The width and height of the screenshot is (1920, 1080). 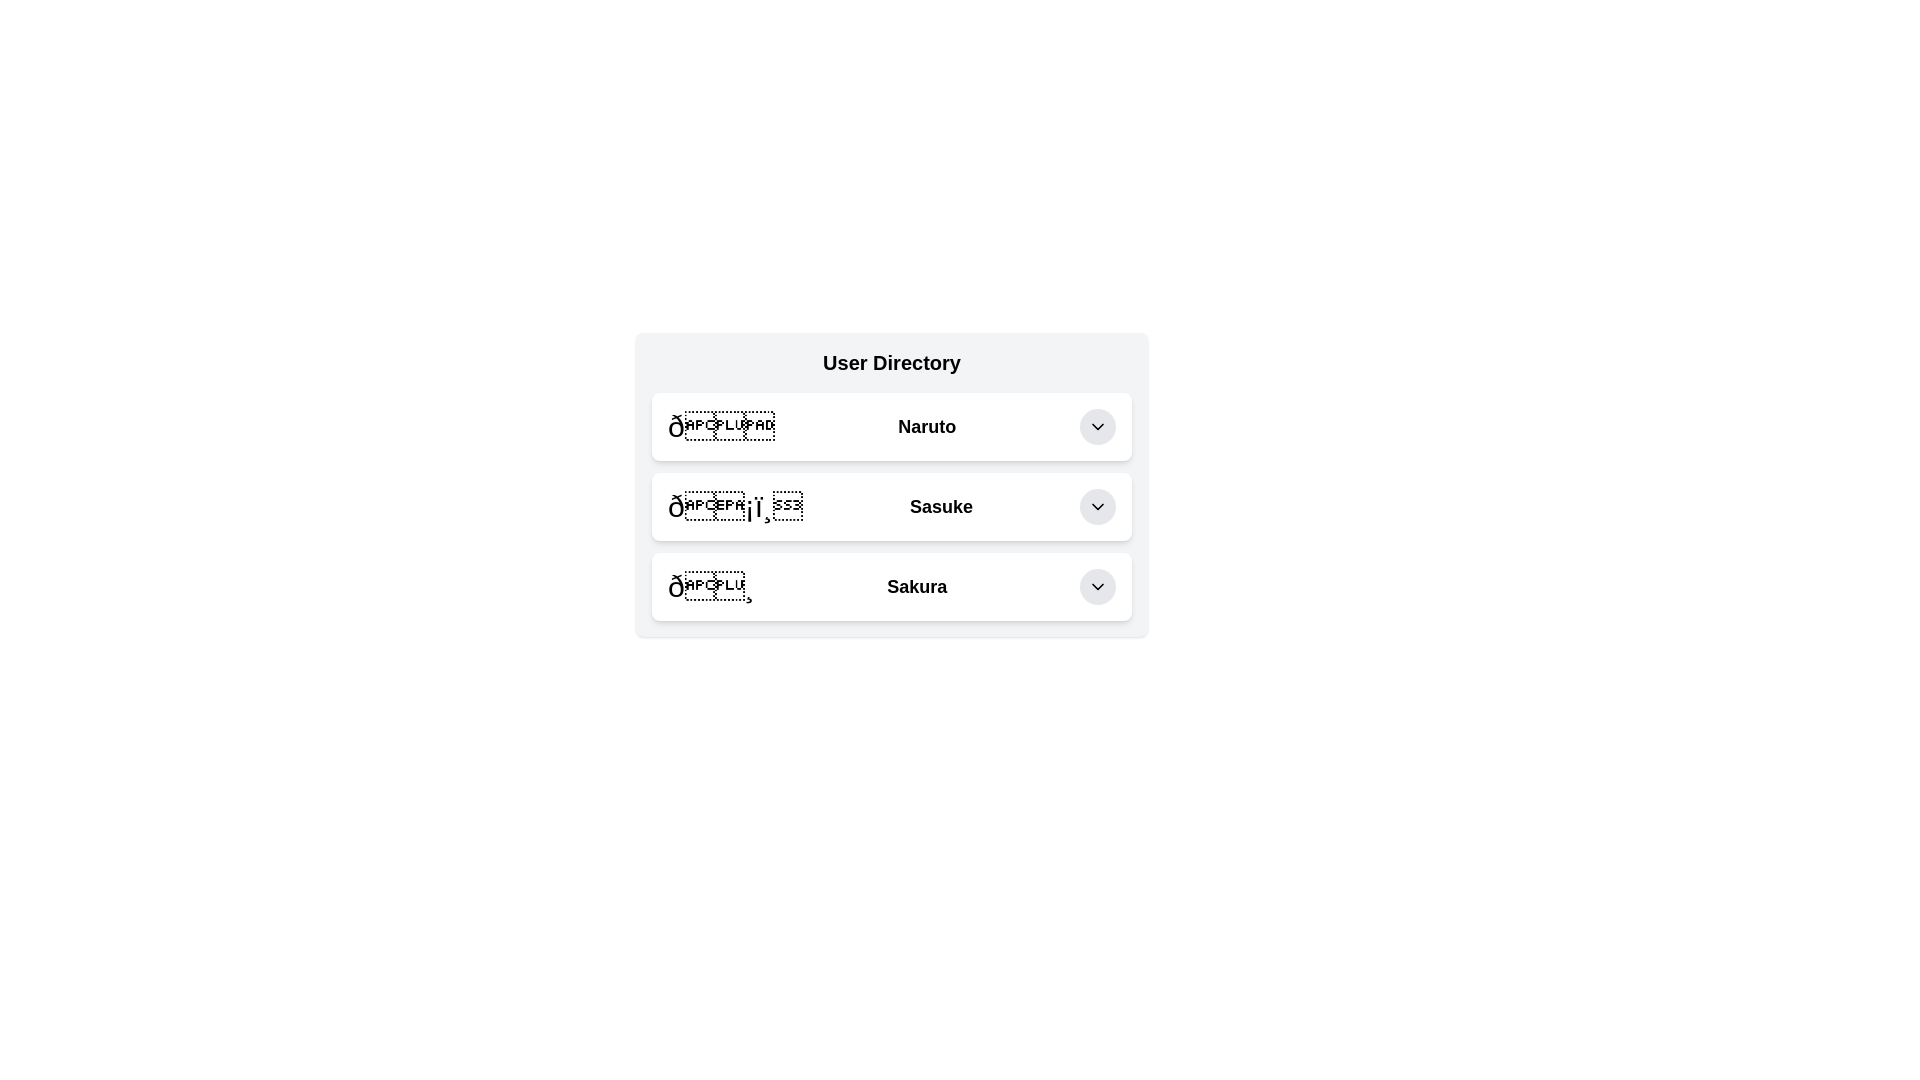 I want to click on the down-facing chevron icon within the circular button associated with the 'Sasuke' entry in the User Directory, so click(x=1097, y=505).